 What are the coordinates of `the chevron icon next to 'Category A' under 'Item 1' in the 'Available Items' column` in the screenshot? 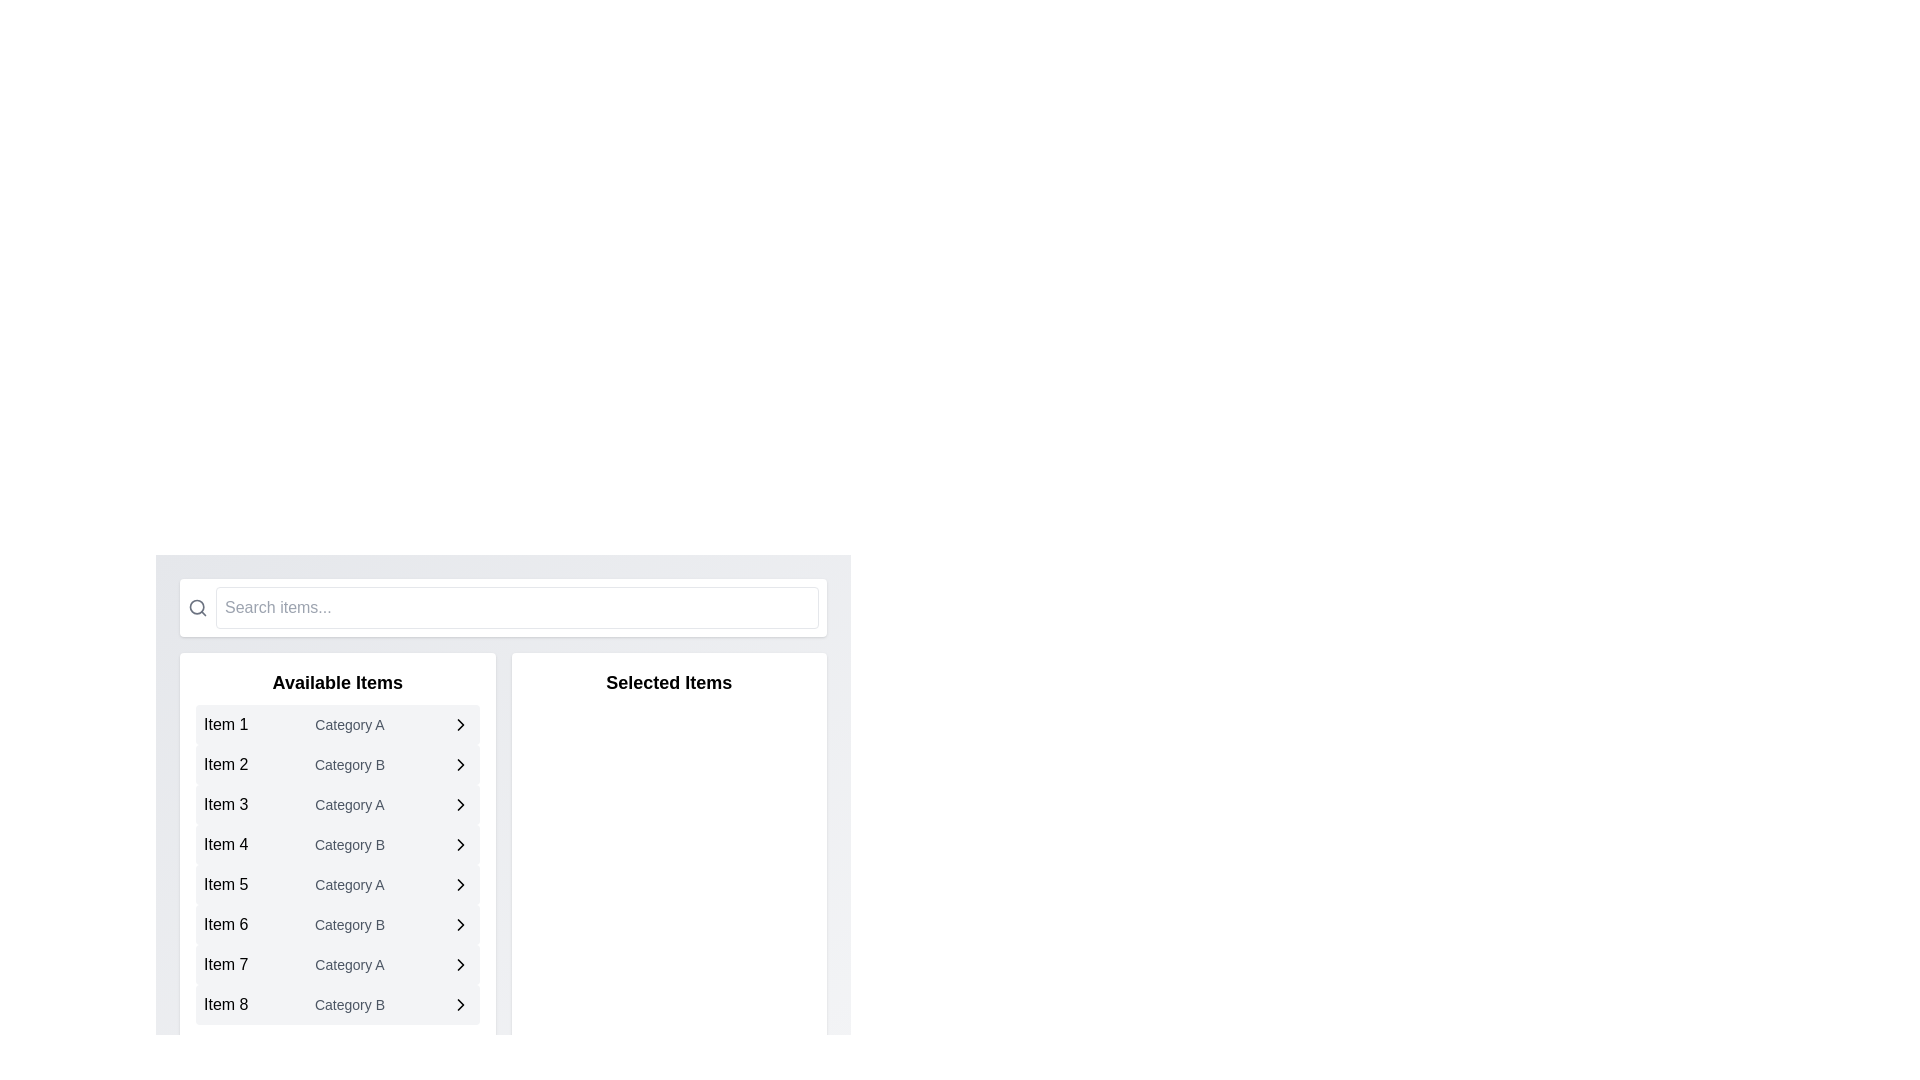 It's located at (460, 725).